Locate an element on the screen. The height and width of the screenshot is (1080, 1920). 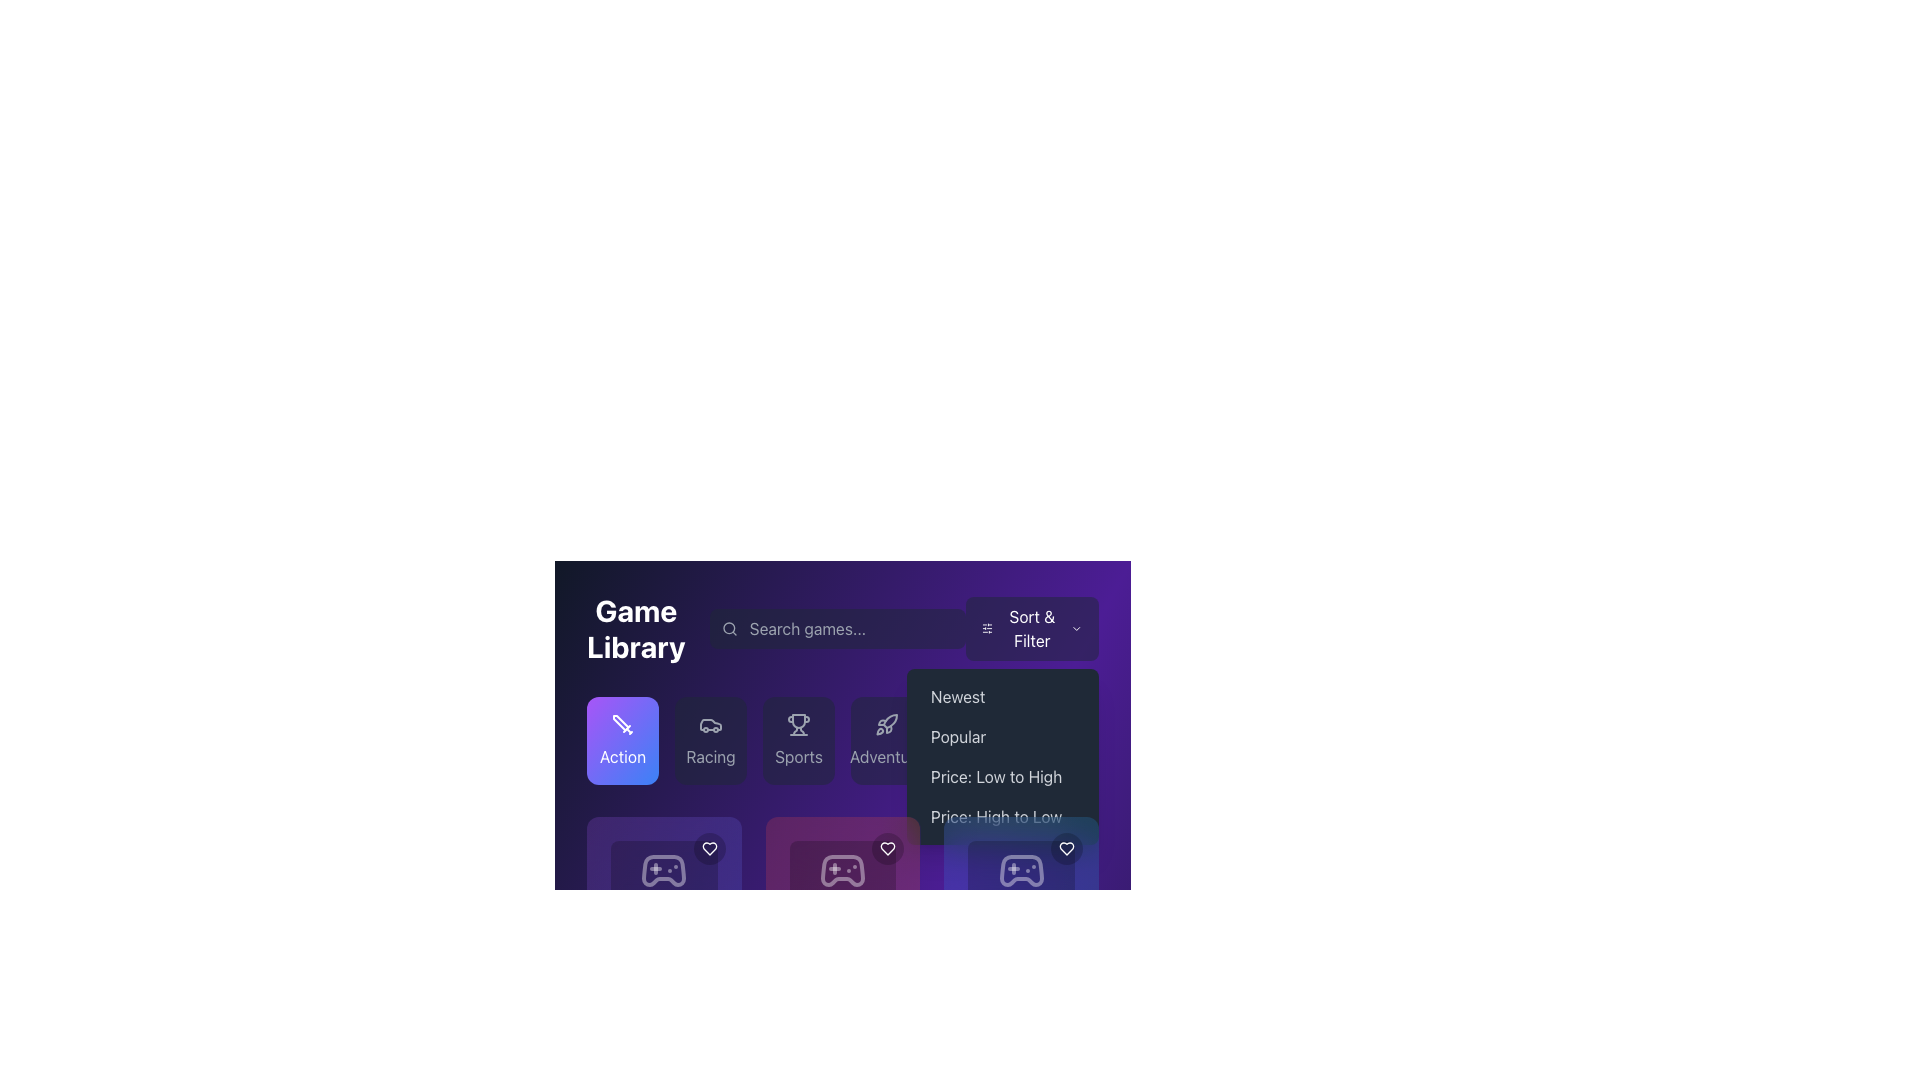
the heart-shaped icon with a hollow center located inside the black circular button at the bottom-right section of the purple card representing a game in the library is located at coordinates (709, 848).